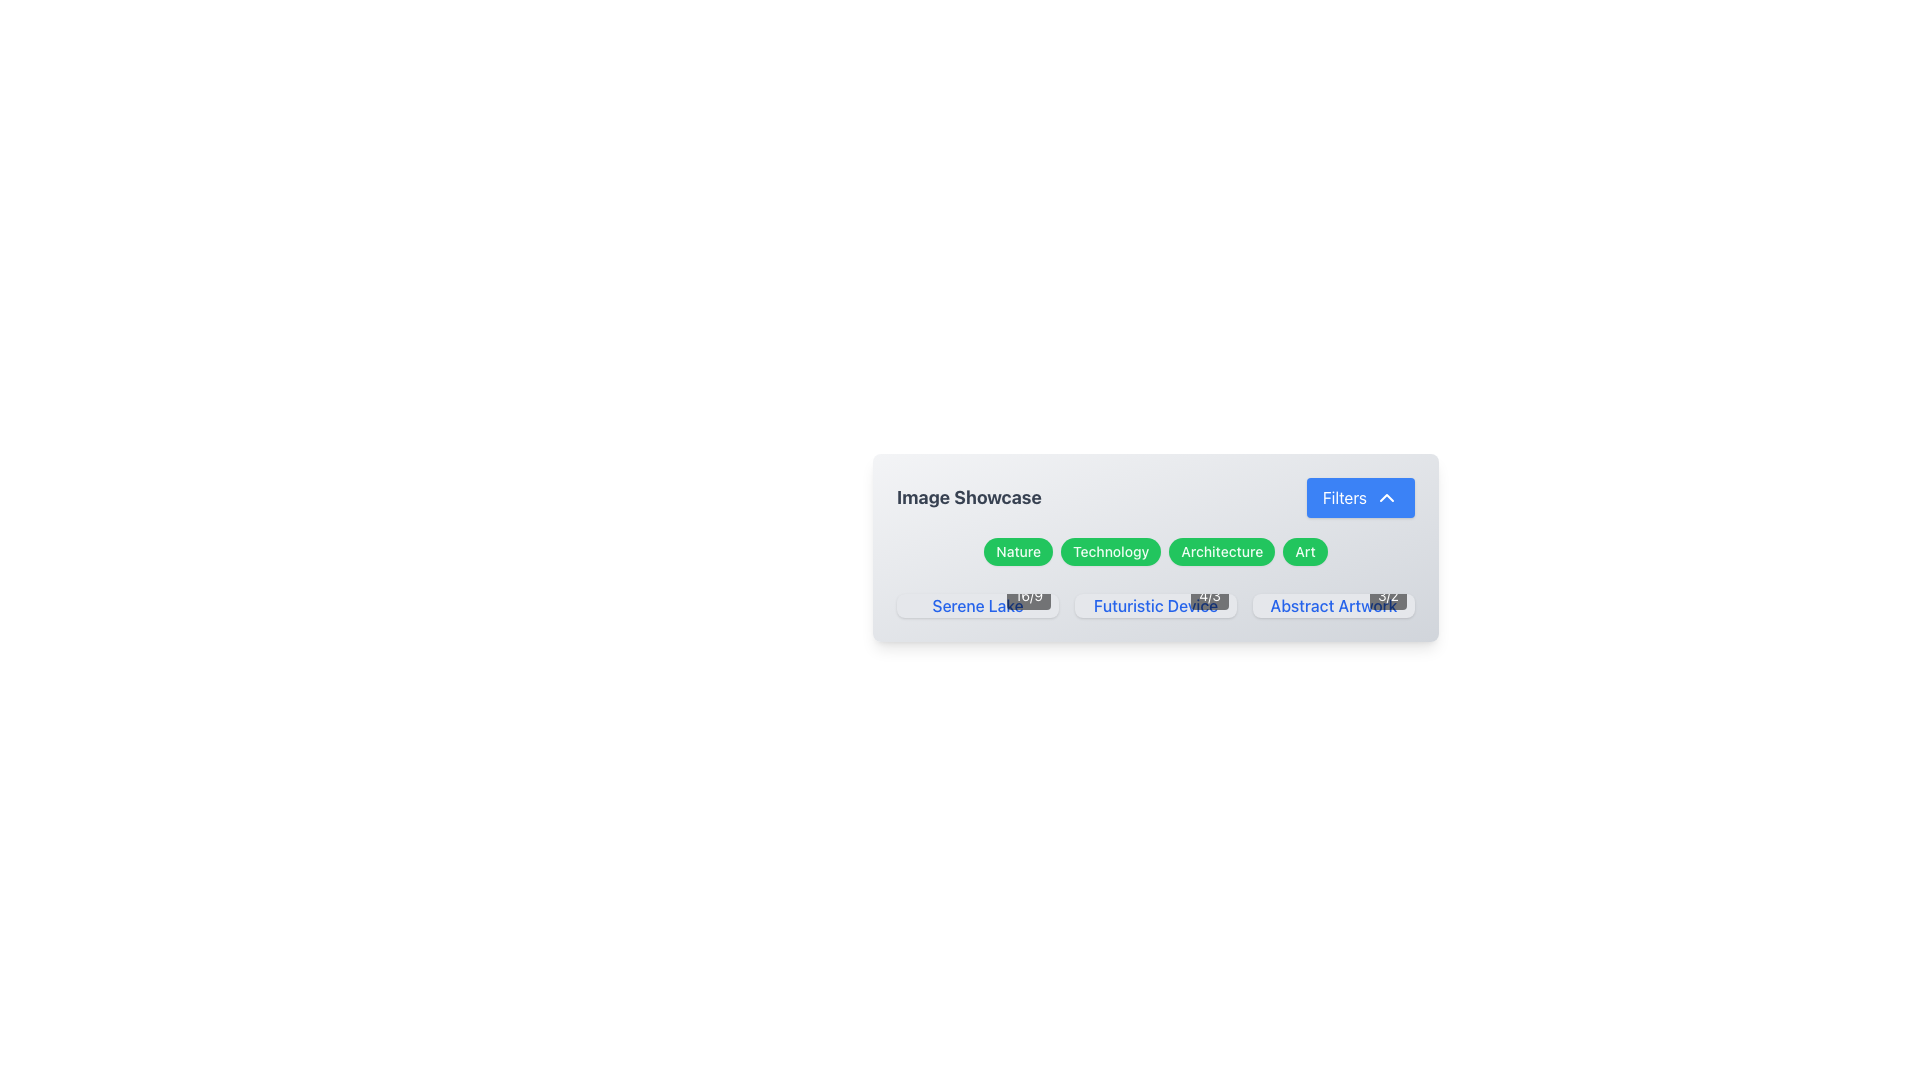  Describe the element at coordinates (1018, 551) in the screenshot. I see `the green pill-shaped button labeled 'Nature'` at that location.